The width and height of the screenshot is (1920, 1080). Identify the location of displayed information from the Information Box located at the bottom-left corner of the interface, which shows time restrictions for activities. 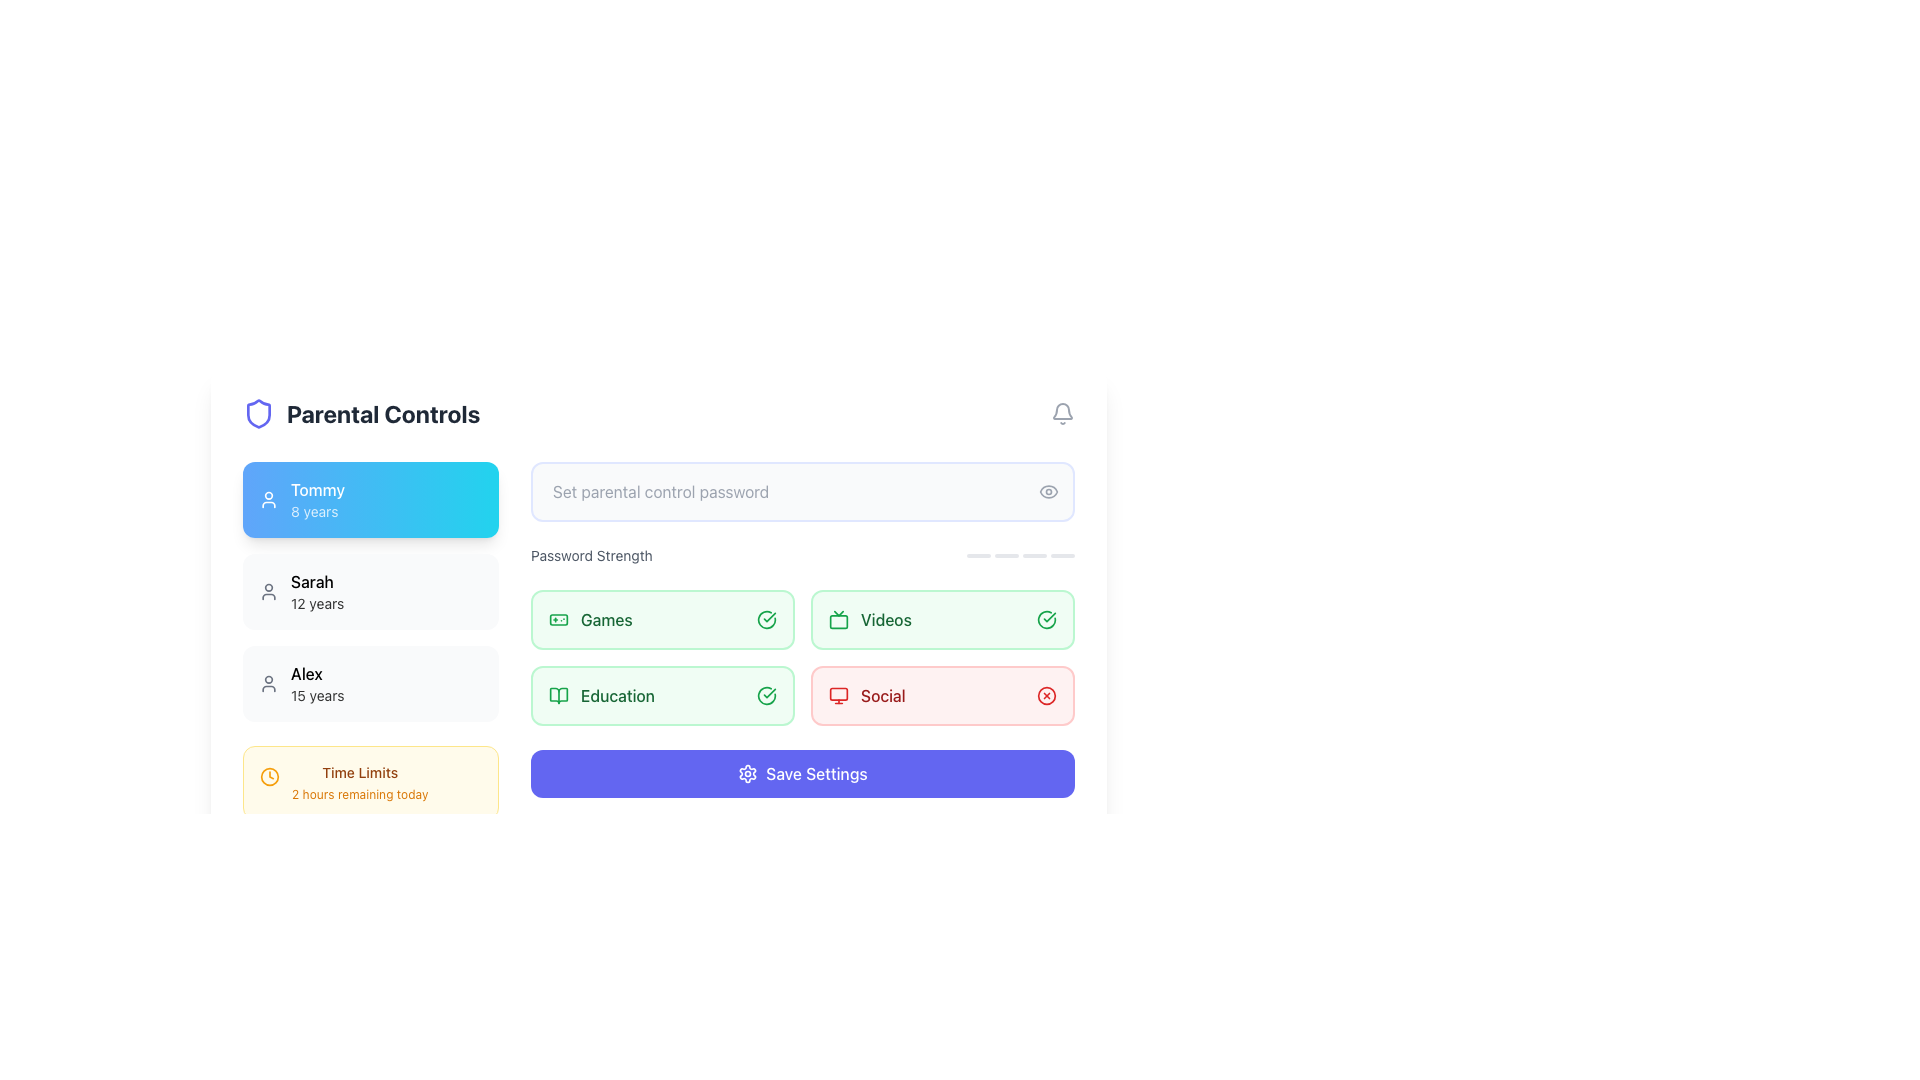
(370, 782).